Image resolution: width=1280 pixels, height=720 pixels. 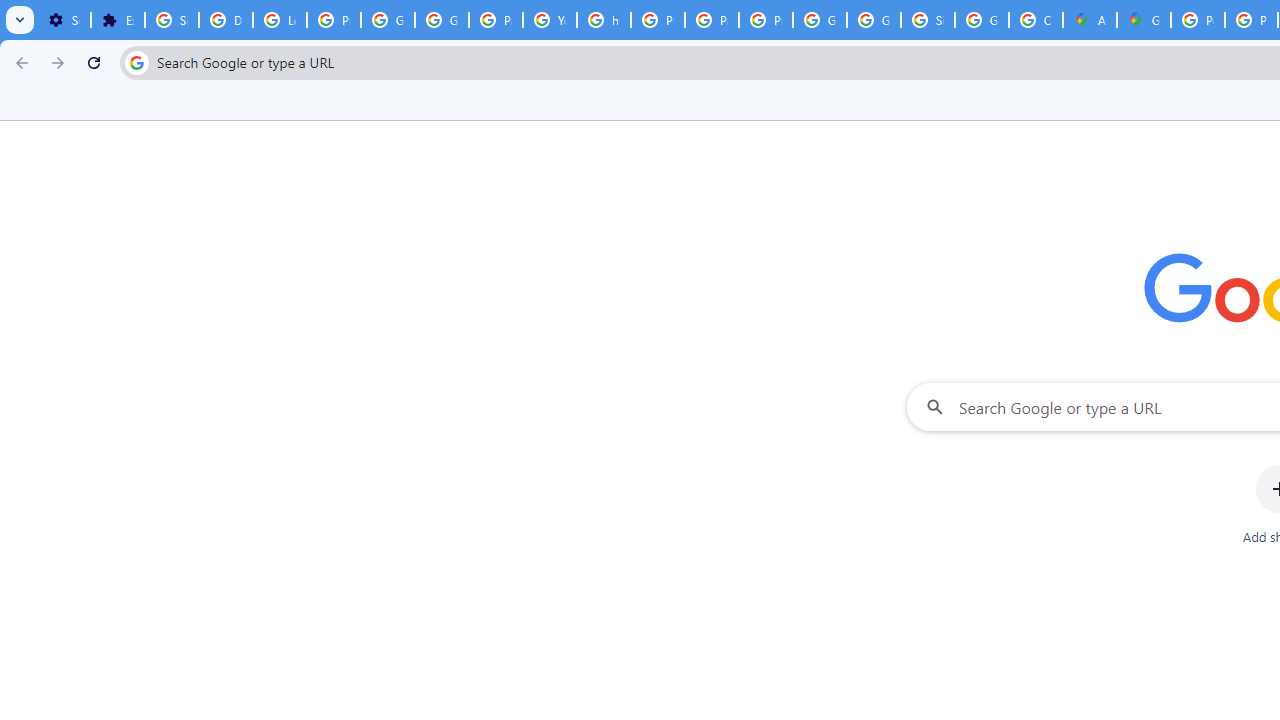 I want to click on 'Google Maps', so click(x=1144, y=20).